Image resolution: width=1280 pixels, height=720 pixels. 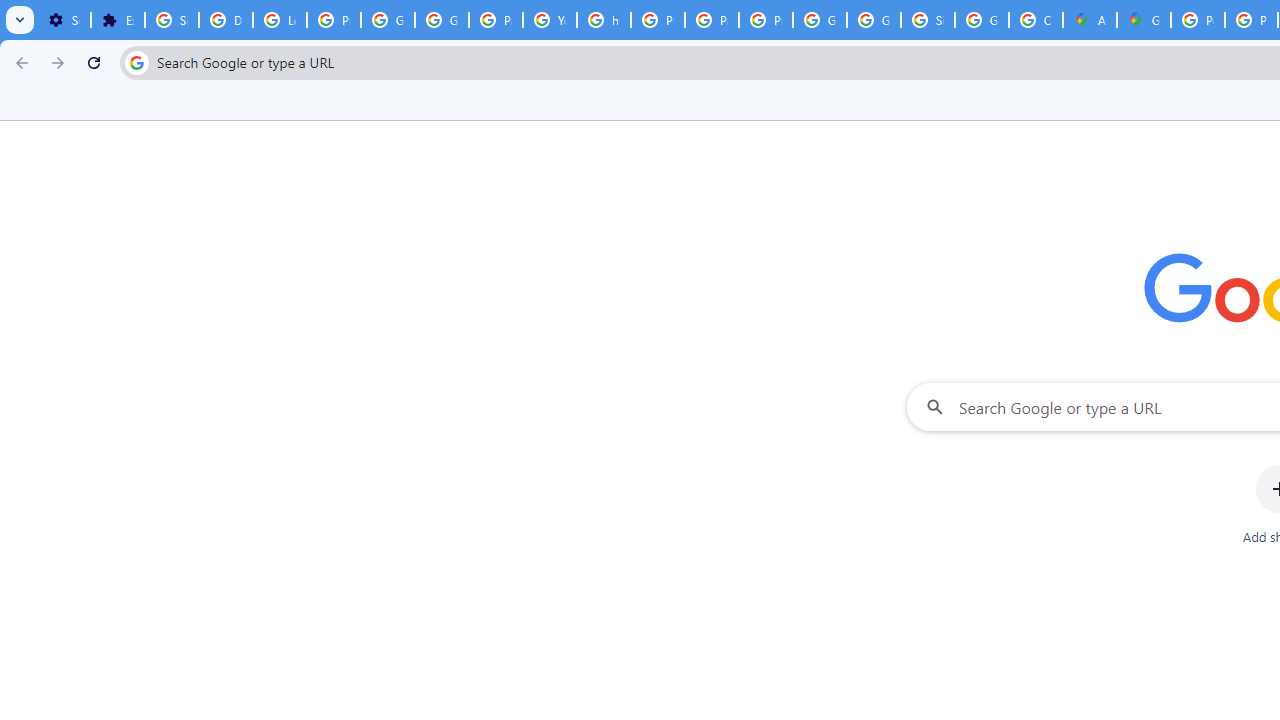 I want to click on 'Google Maps', so click(x=1144, y=20).